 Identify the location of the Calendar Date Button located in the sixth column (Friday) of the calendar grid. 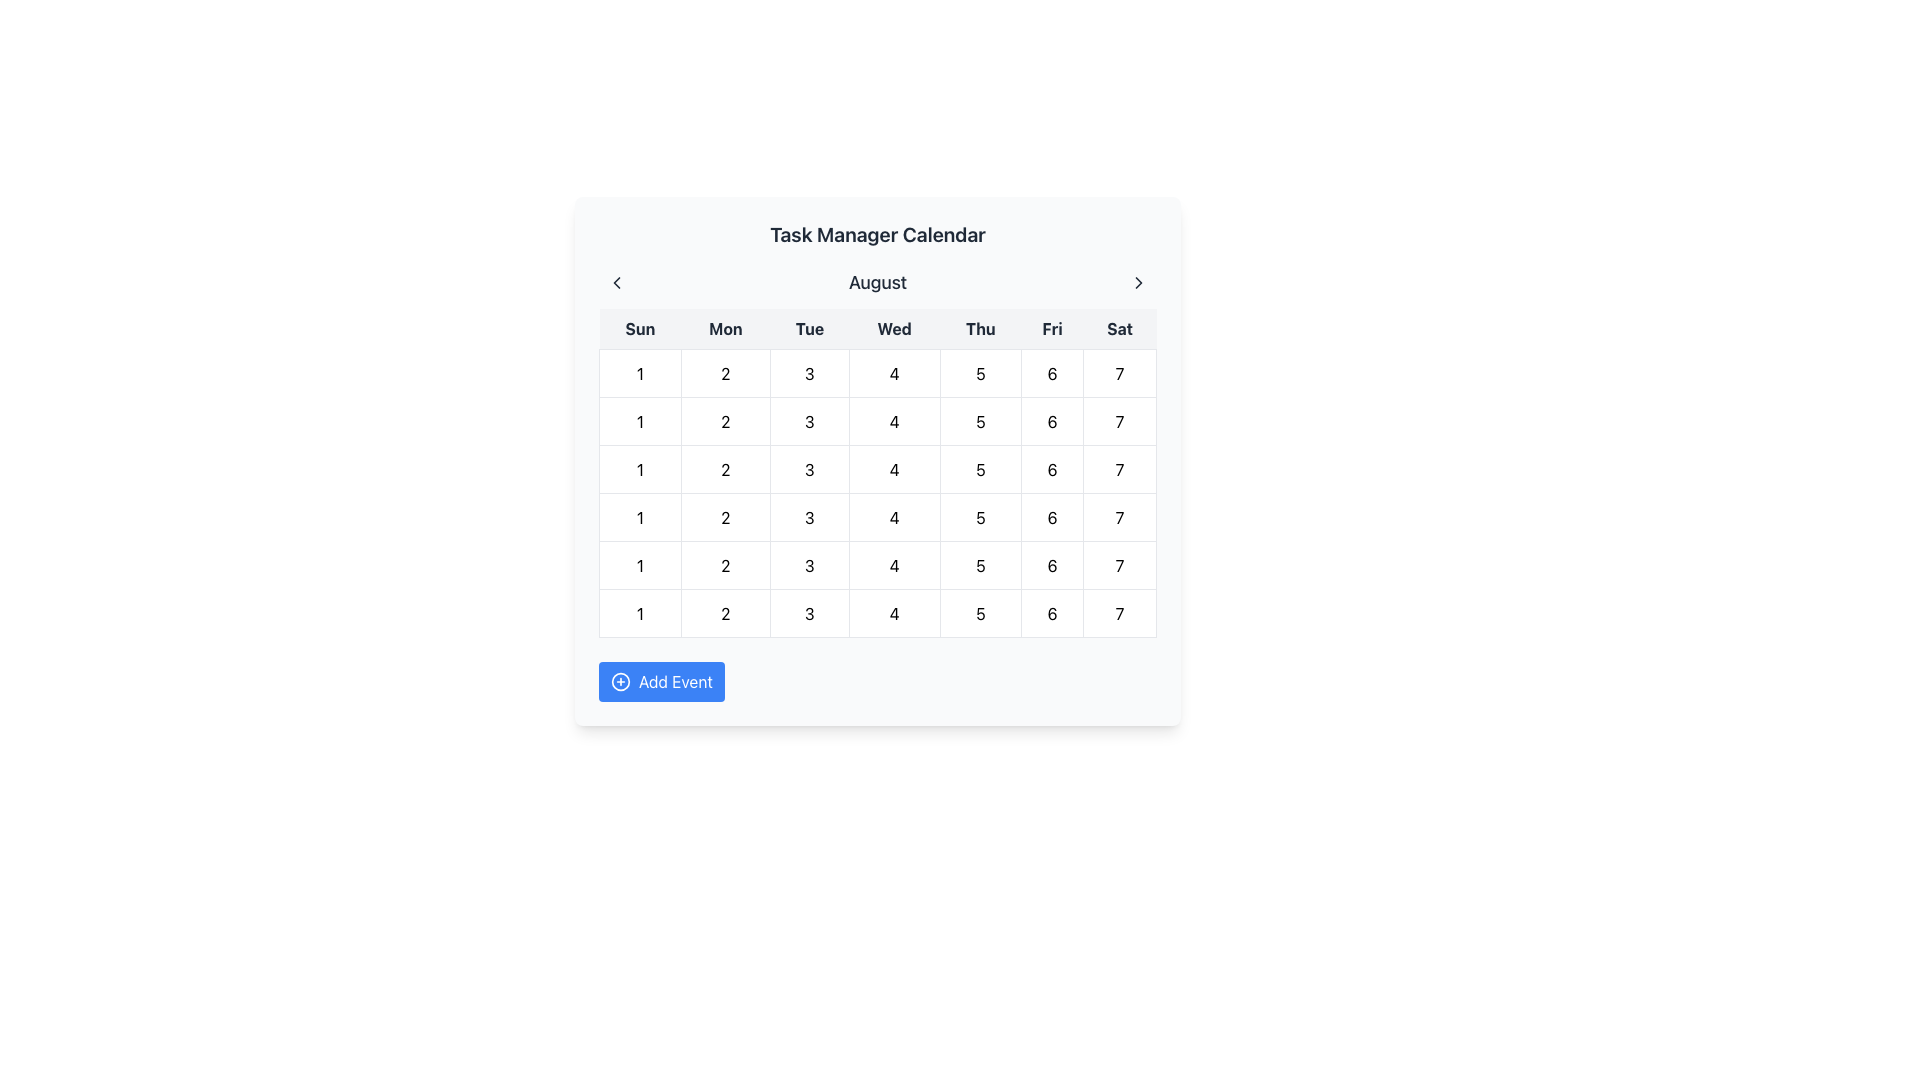
(1051, 469).